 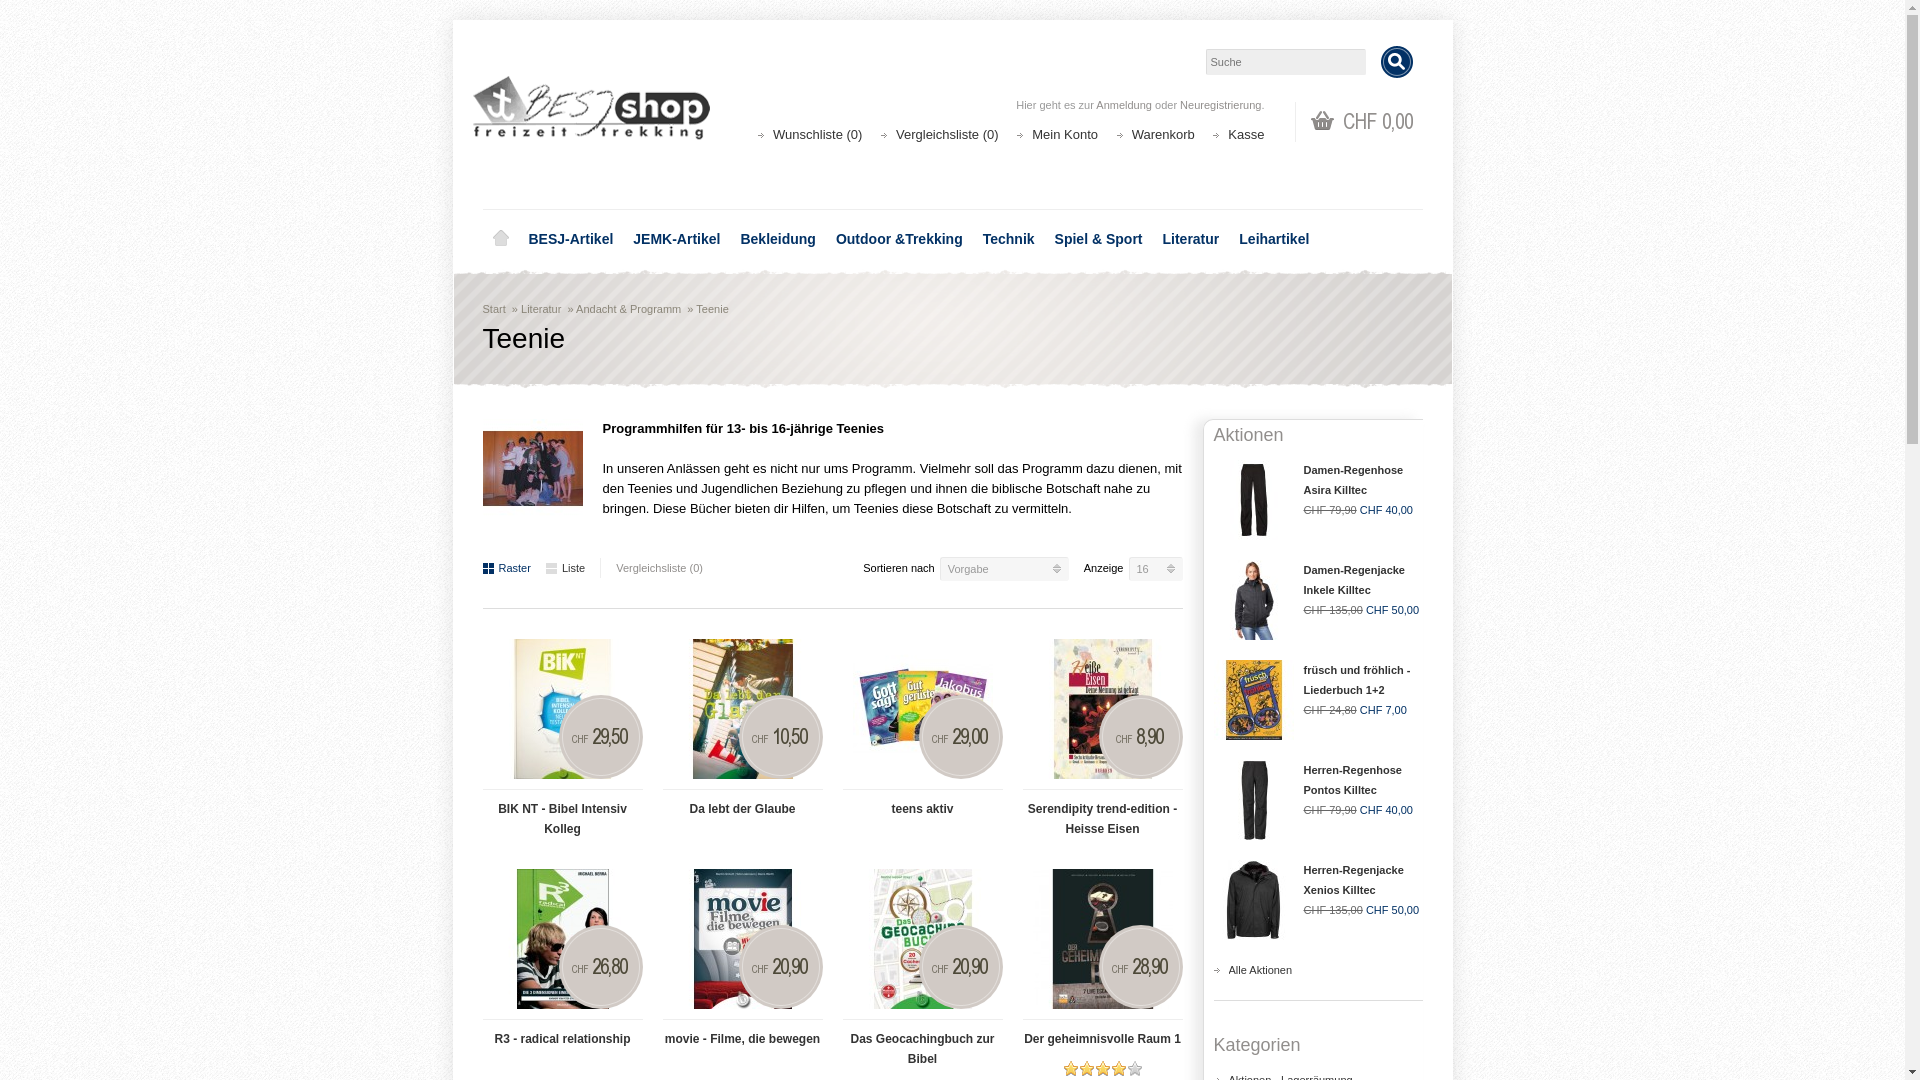 I want to click on 'R3 - radical relationship', so click(x=560, y=1033).